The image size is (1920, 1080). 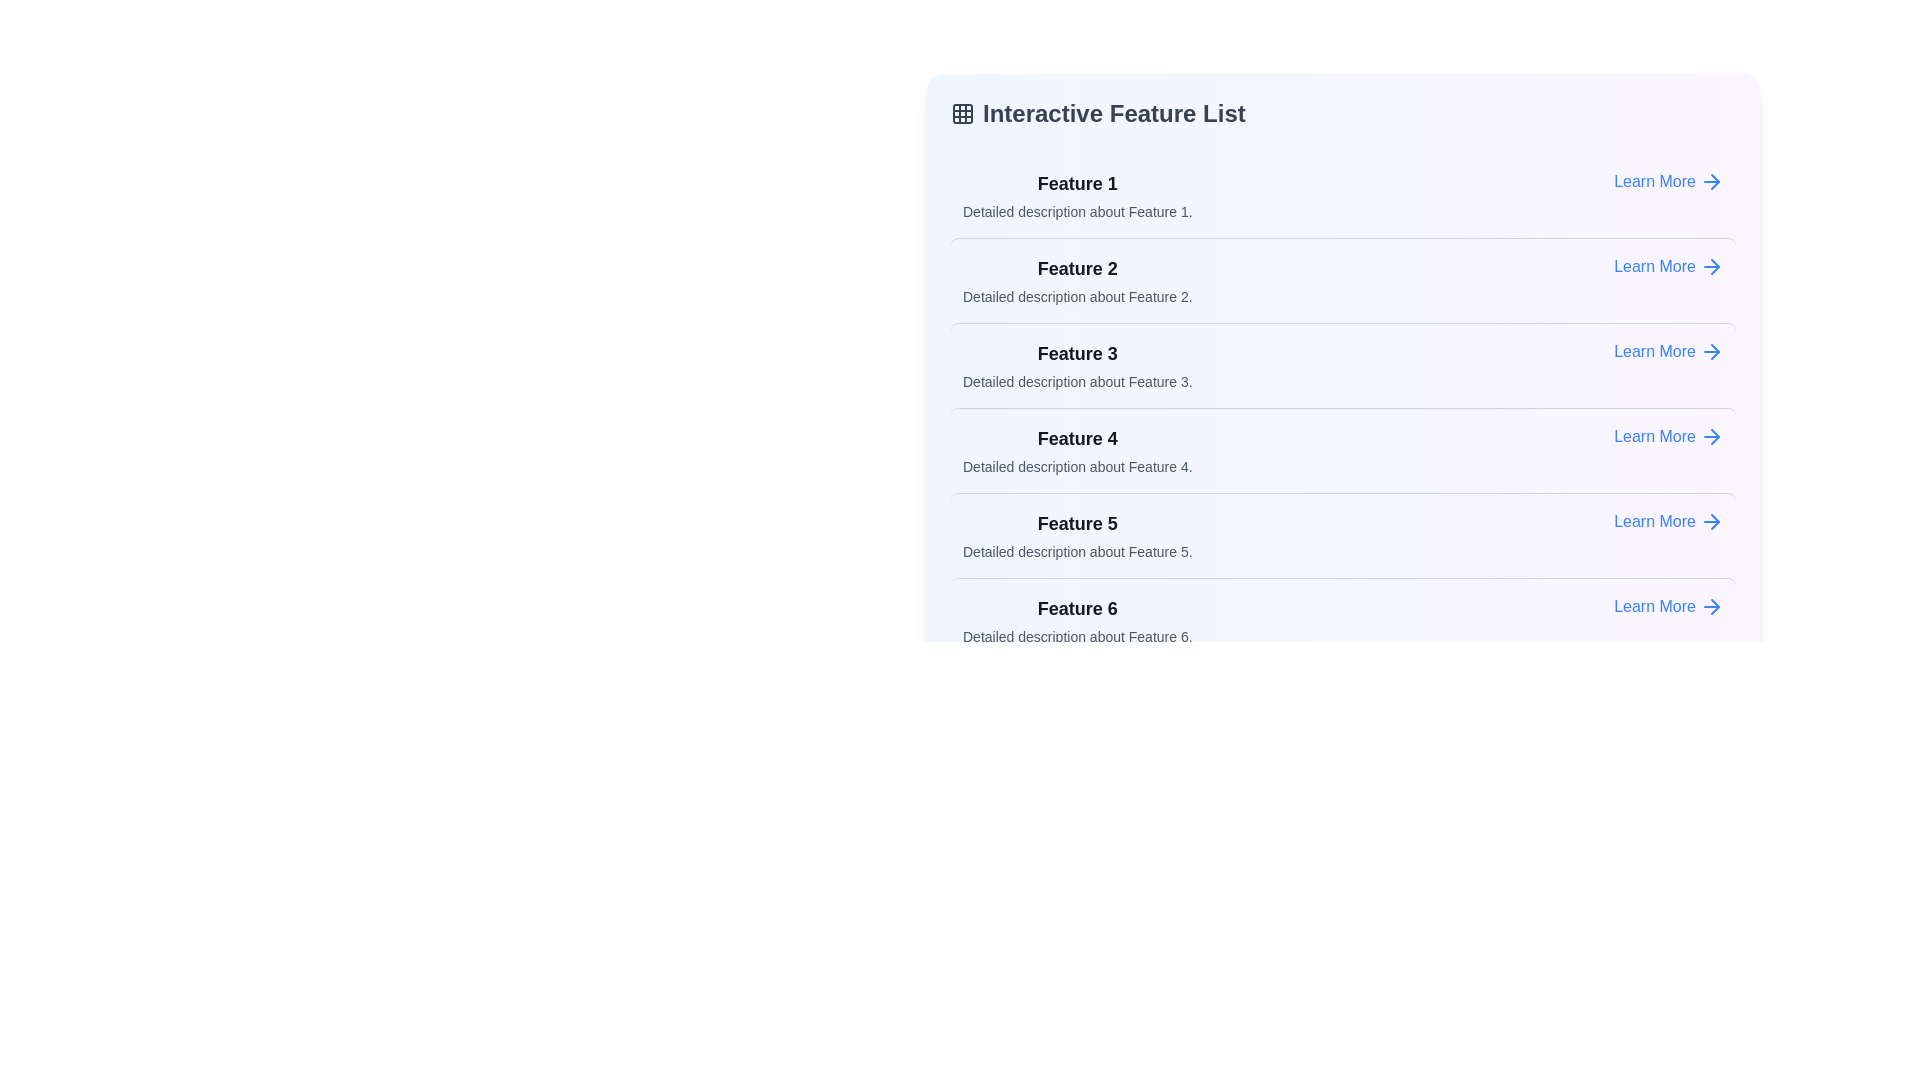 I want to click on the 'Learn More' button for feature 4, so click(x=1669, y=435).